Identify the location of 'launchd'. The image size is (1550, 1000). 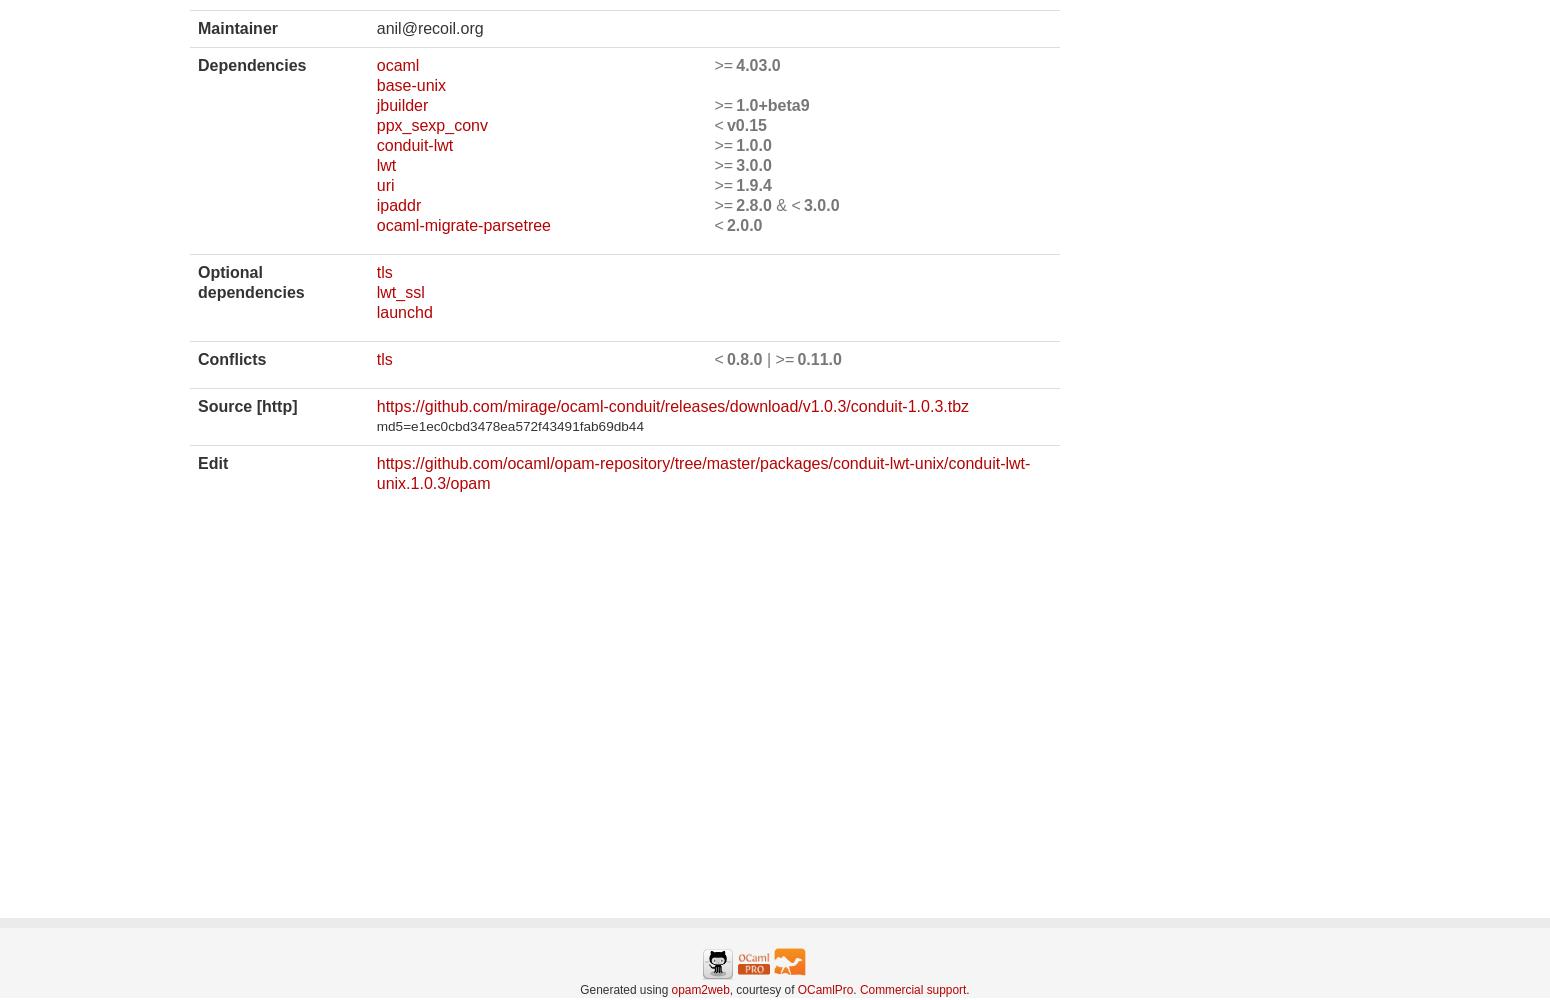
(403, 311).